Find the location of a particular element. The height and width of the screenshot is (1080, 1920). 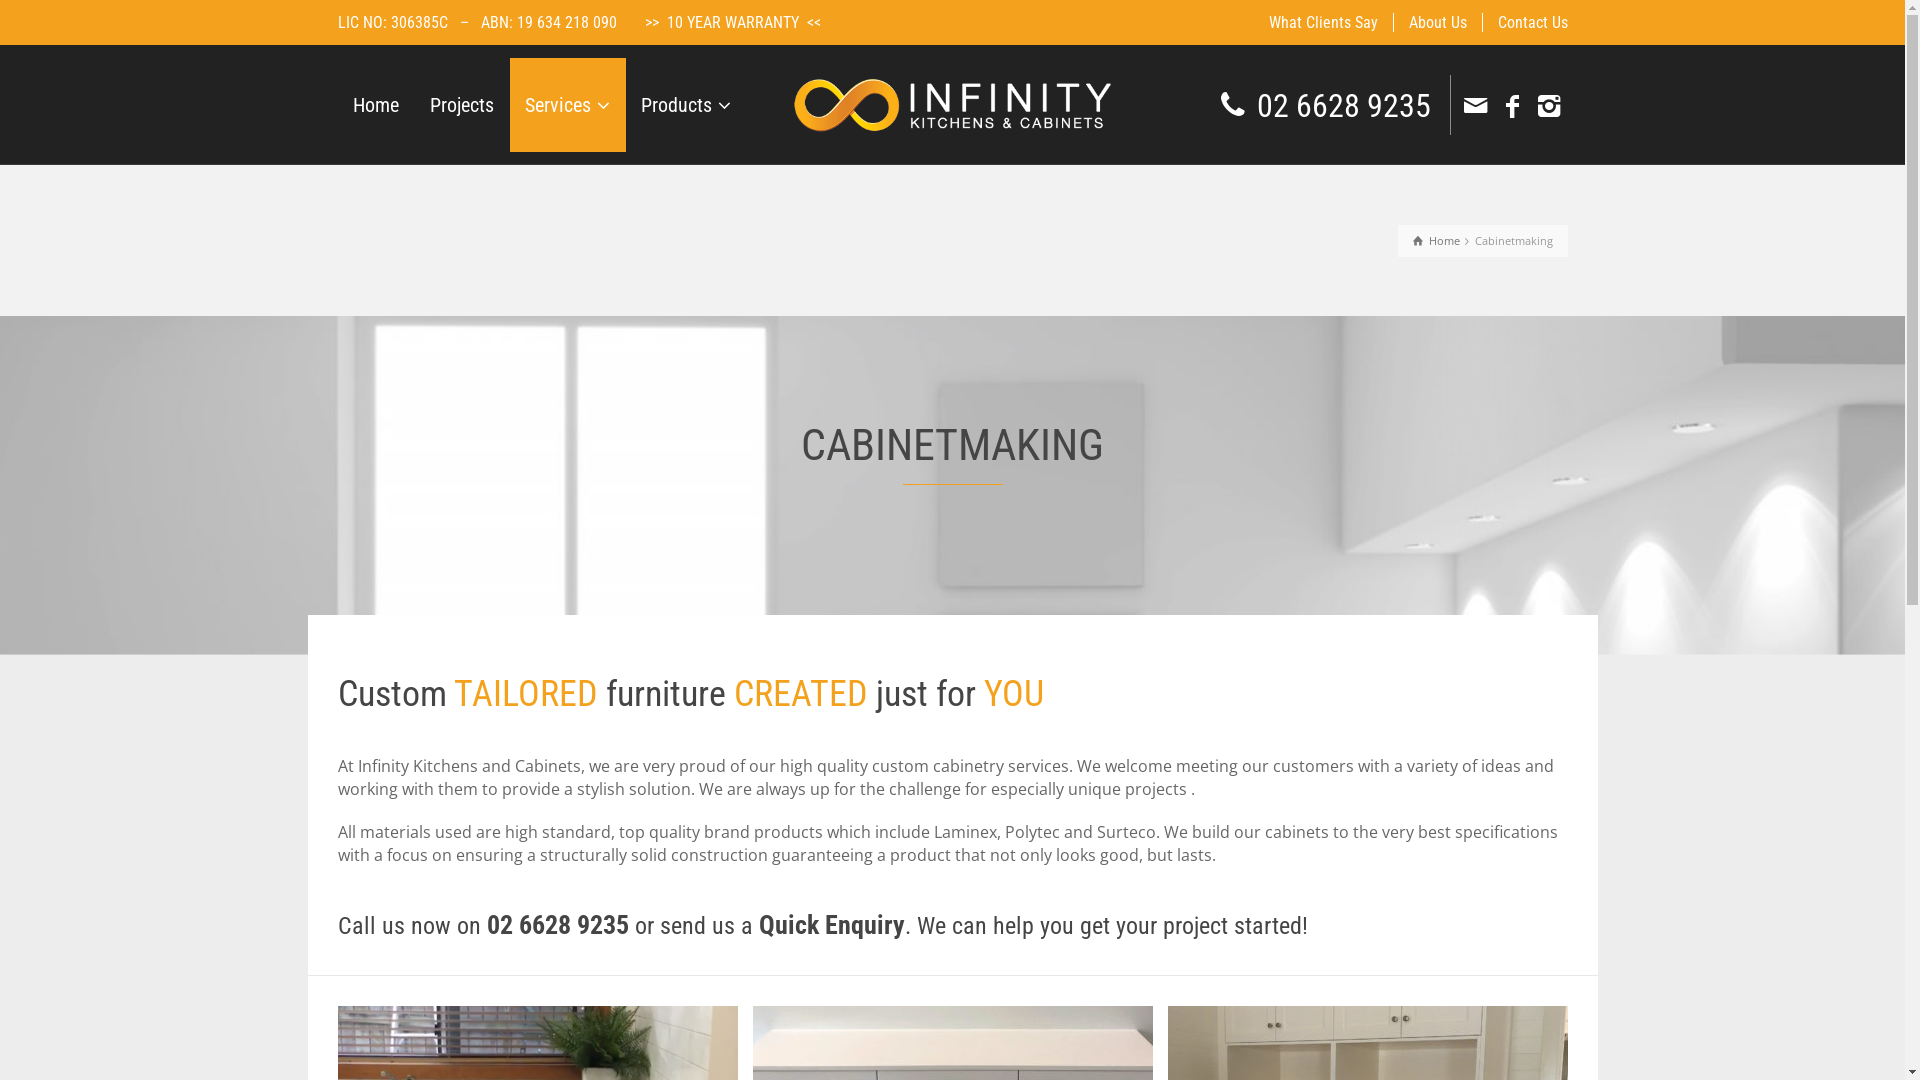

'Infinity Kitchens & Cabinets' is located at coordinates (950, 103).